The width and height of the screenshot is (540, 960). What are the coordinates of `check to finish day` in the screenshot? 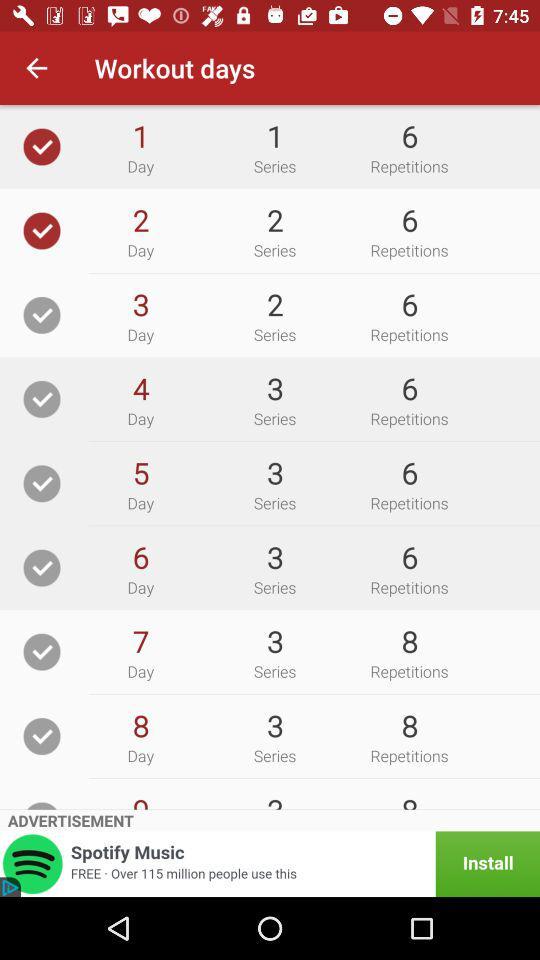 It's located at (42, 230).